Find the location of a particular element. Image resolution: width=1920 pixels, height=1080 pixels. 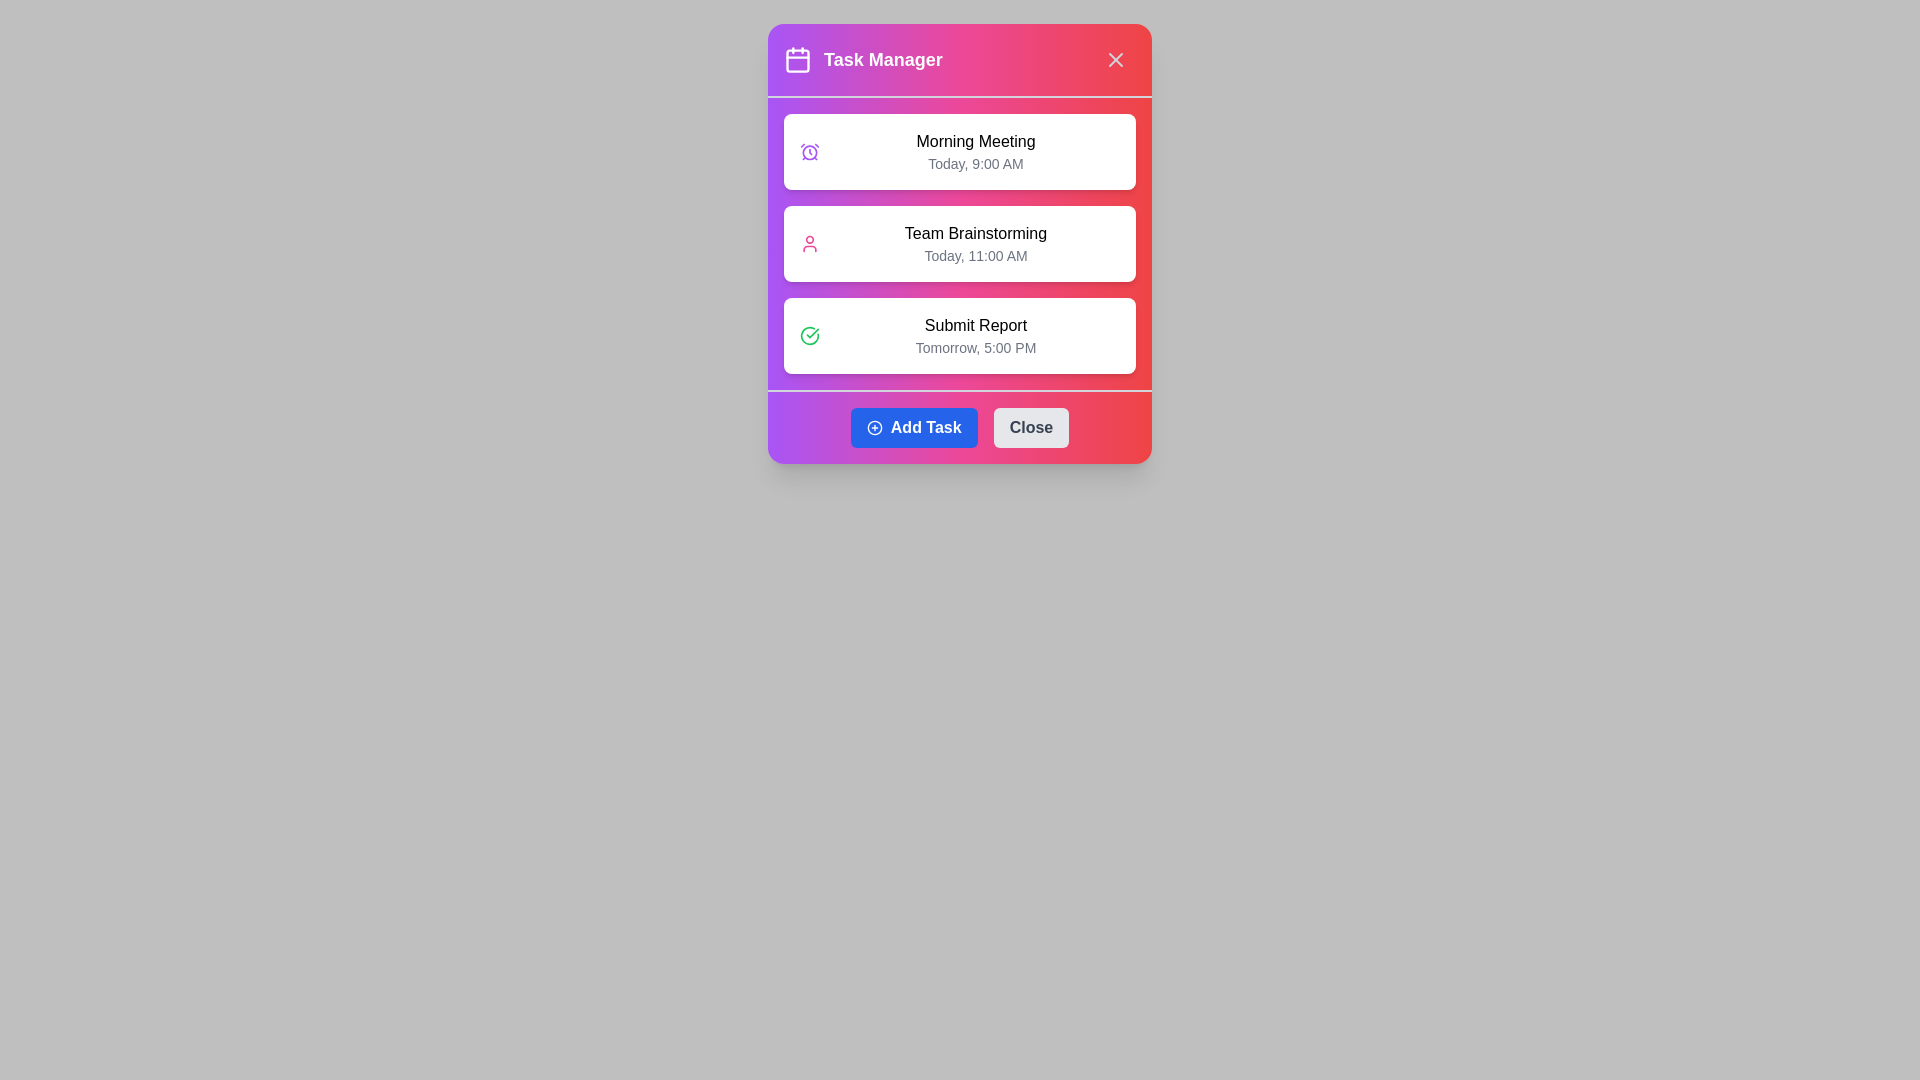

the 'Task Manager' label with the calendar icon, which is styled in bold white font on a bright gradient background is located at coordinates (863, 59).